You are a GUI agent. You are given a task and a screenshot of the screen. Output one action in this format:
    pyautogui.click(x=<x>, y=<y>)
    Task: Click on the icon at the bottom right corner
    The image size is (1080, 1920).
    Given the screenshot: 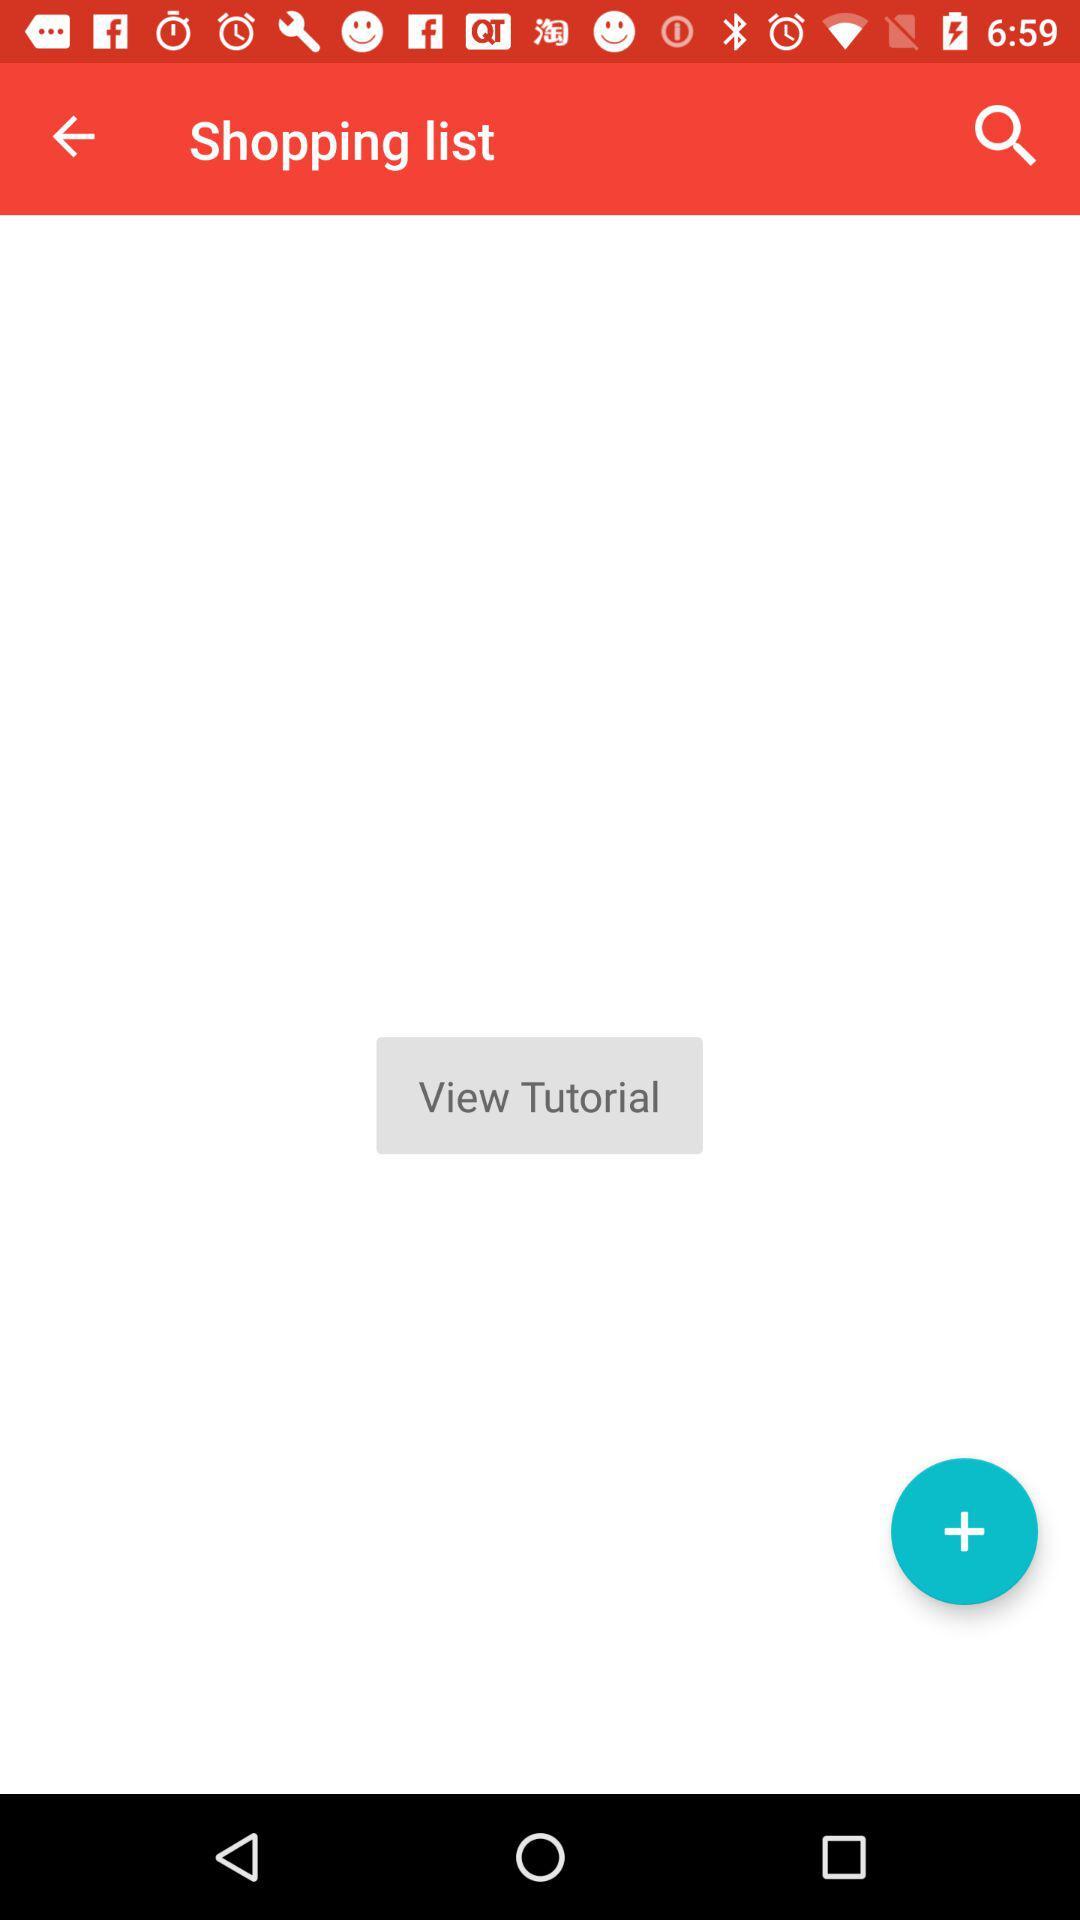 What is the action you would take?
    pyautogui.click(x=963, y=1530)
    